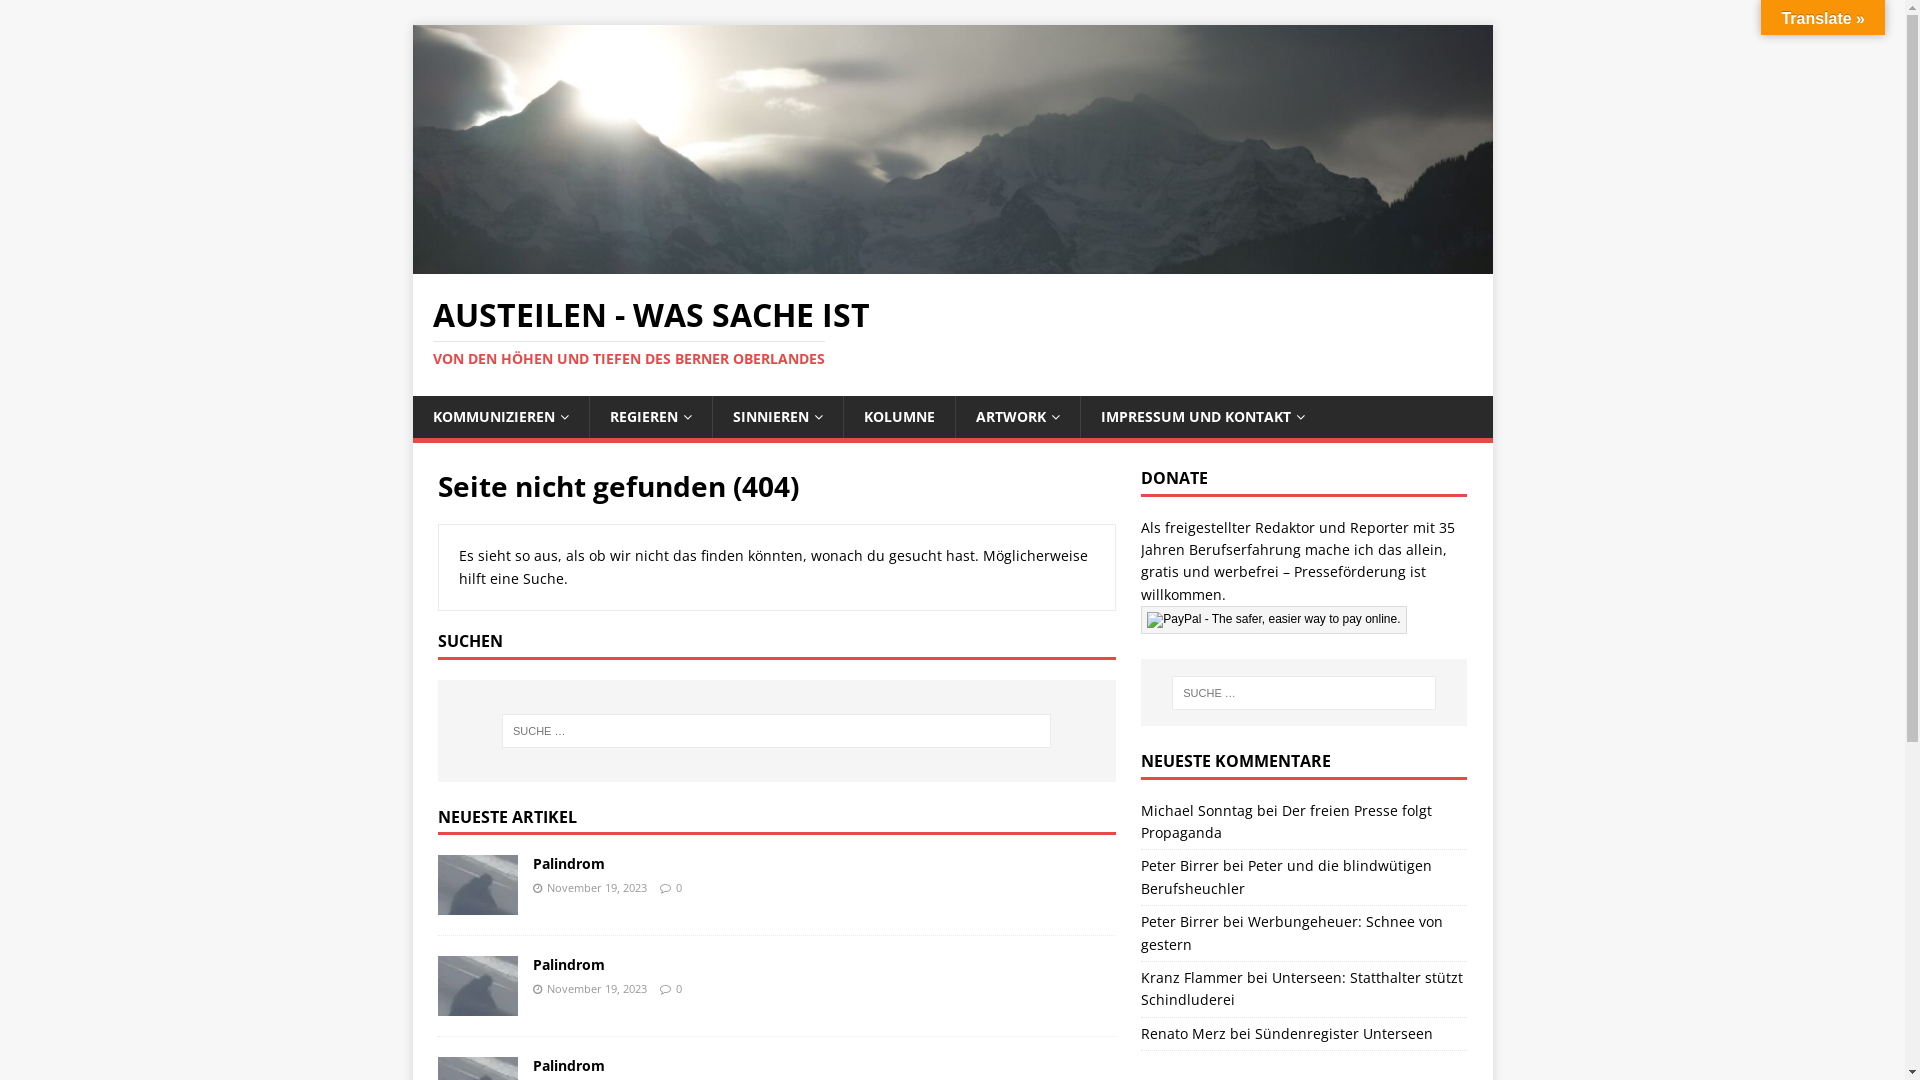  I want to click on 'REGIEREN', so click(649, 415).